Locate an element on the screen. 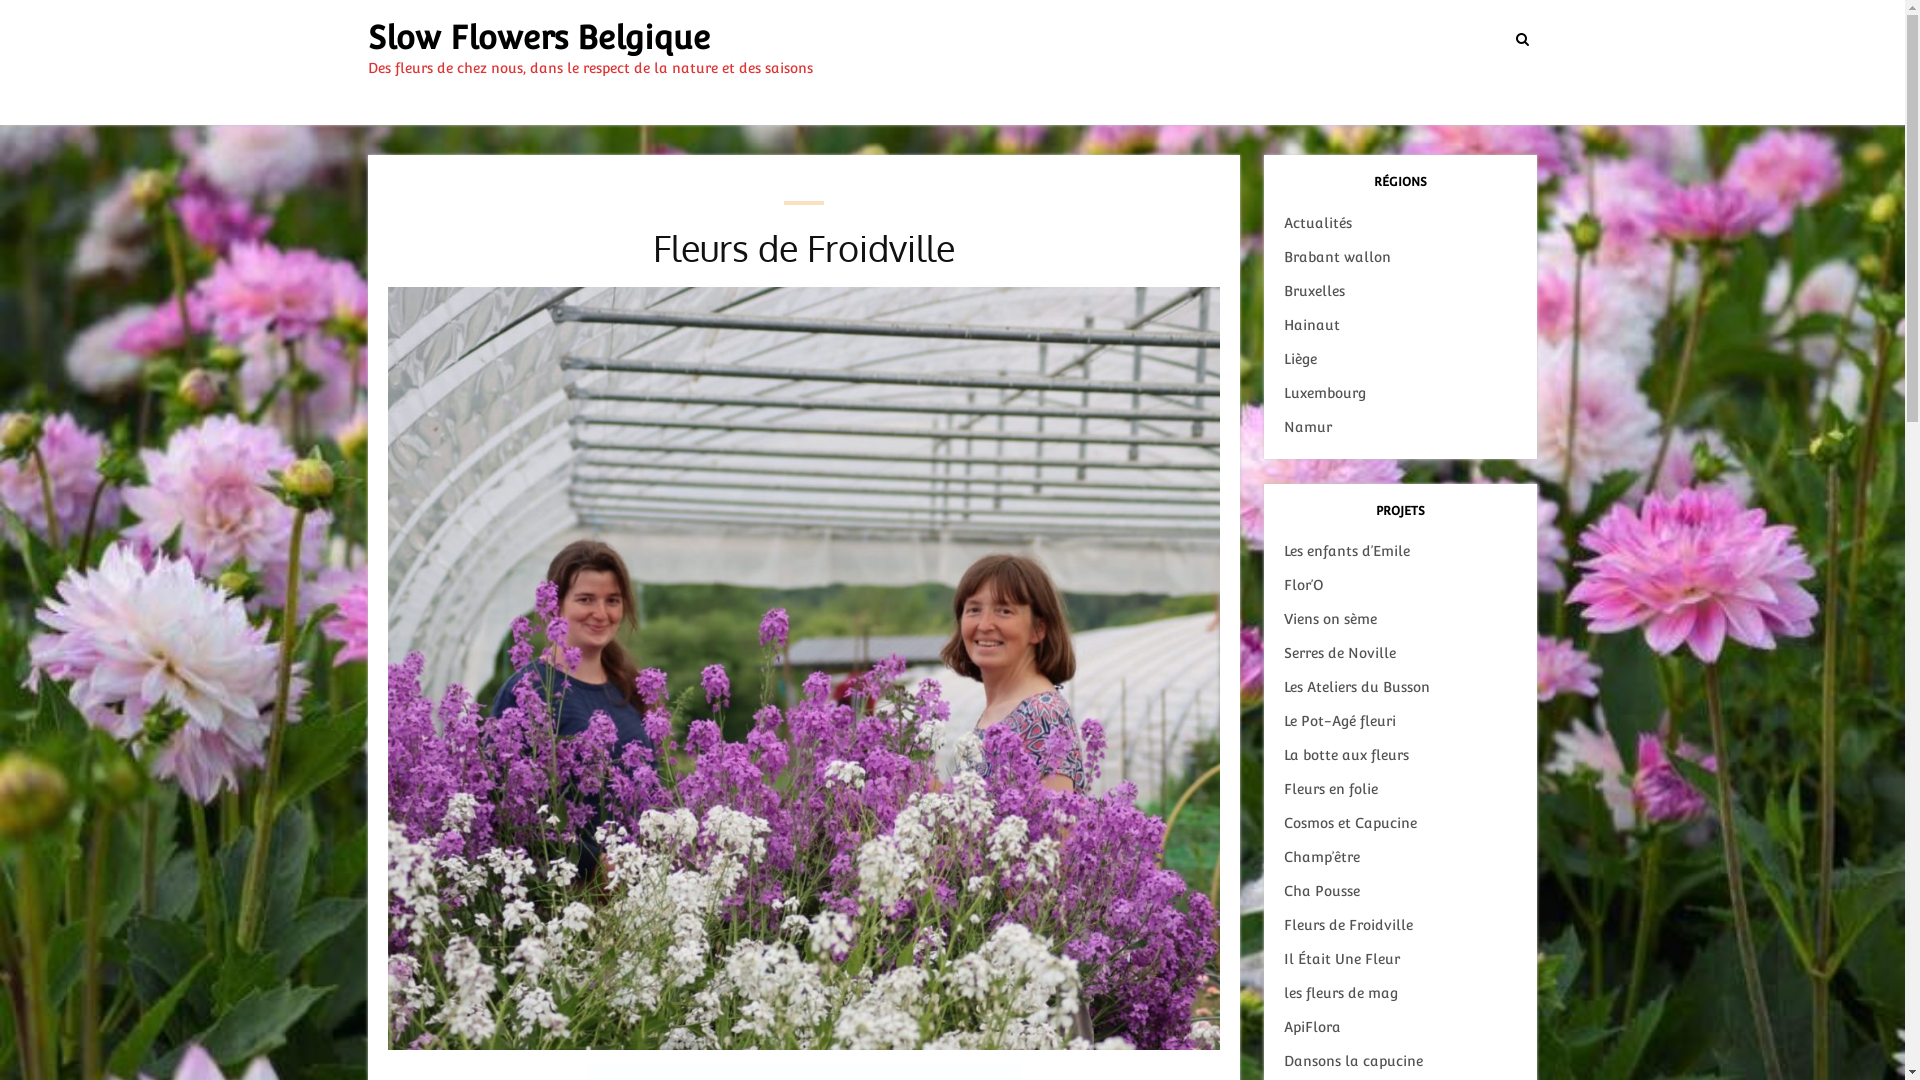 This screenshot has height=1080, width=1920. 'Bruxelles' is located at coordinates (1314, 290).